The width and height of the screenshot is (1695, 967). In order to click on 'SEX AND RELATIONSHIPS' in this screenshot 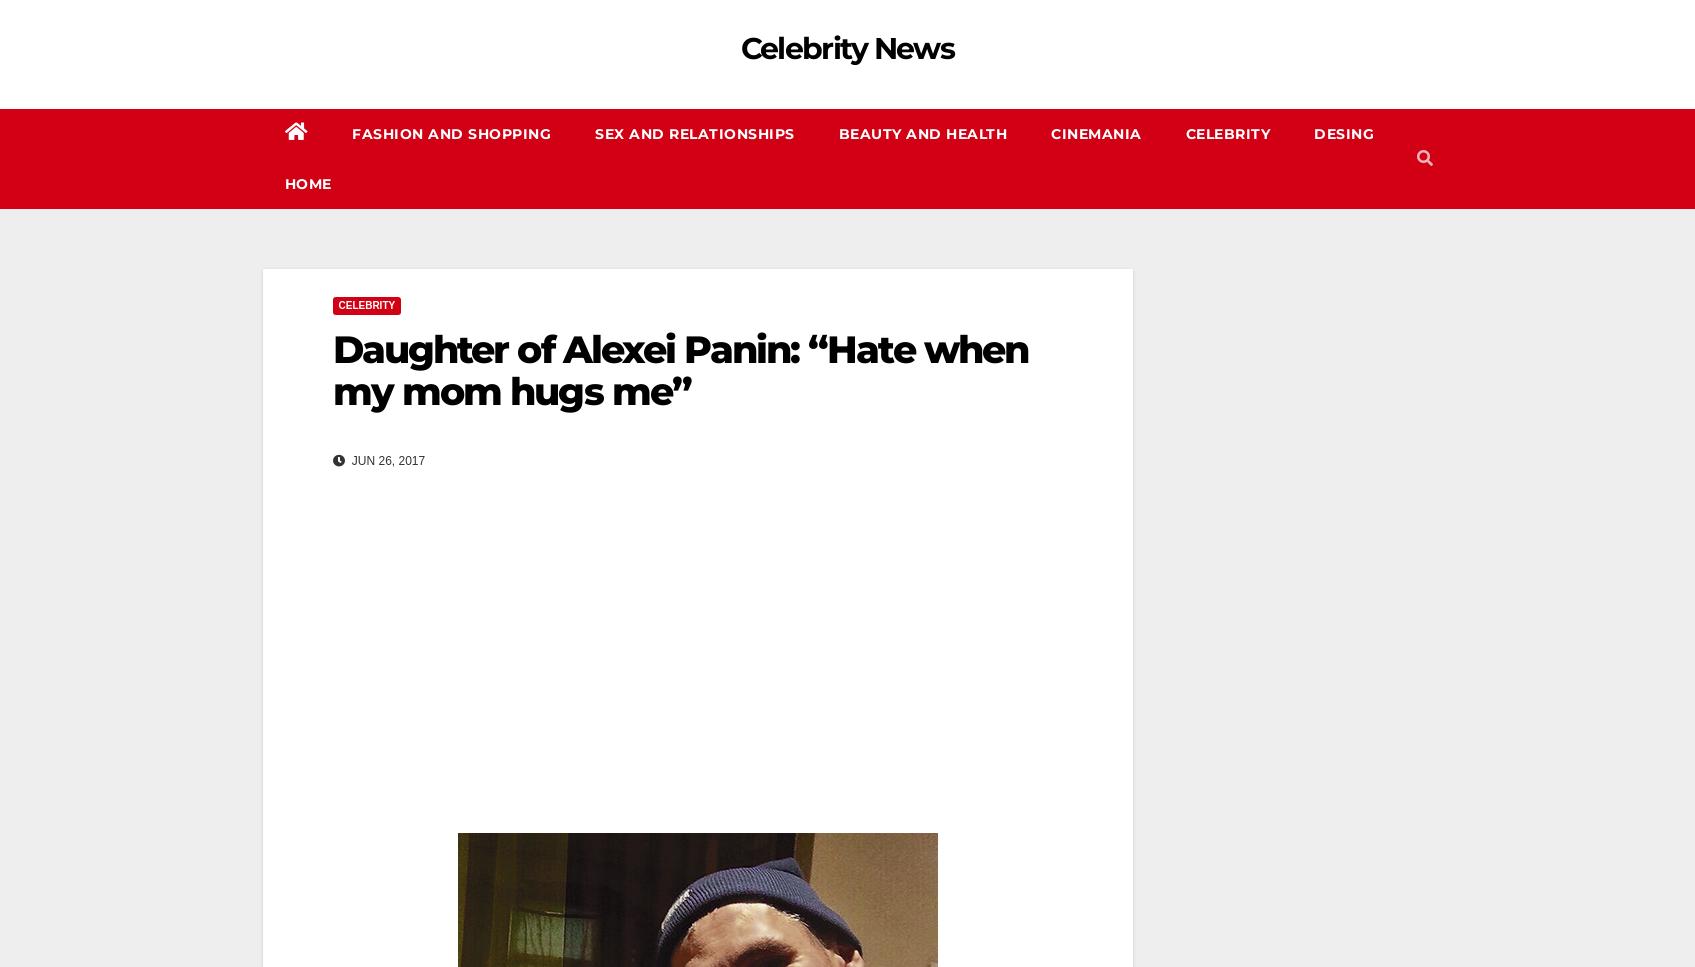, I will do `click(694, 133)`.